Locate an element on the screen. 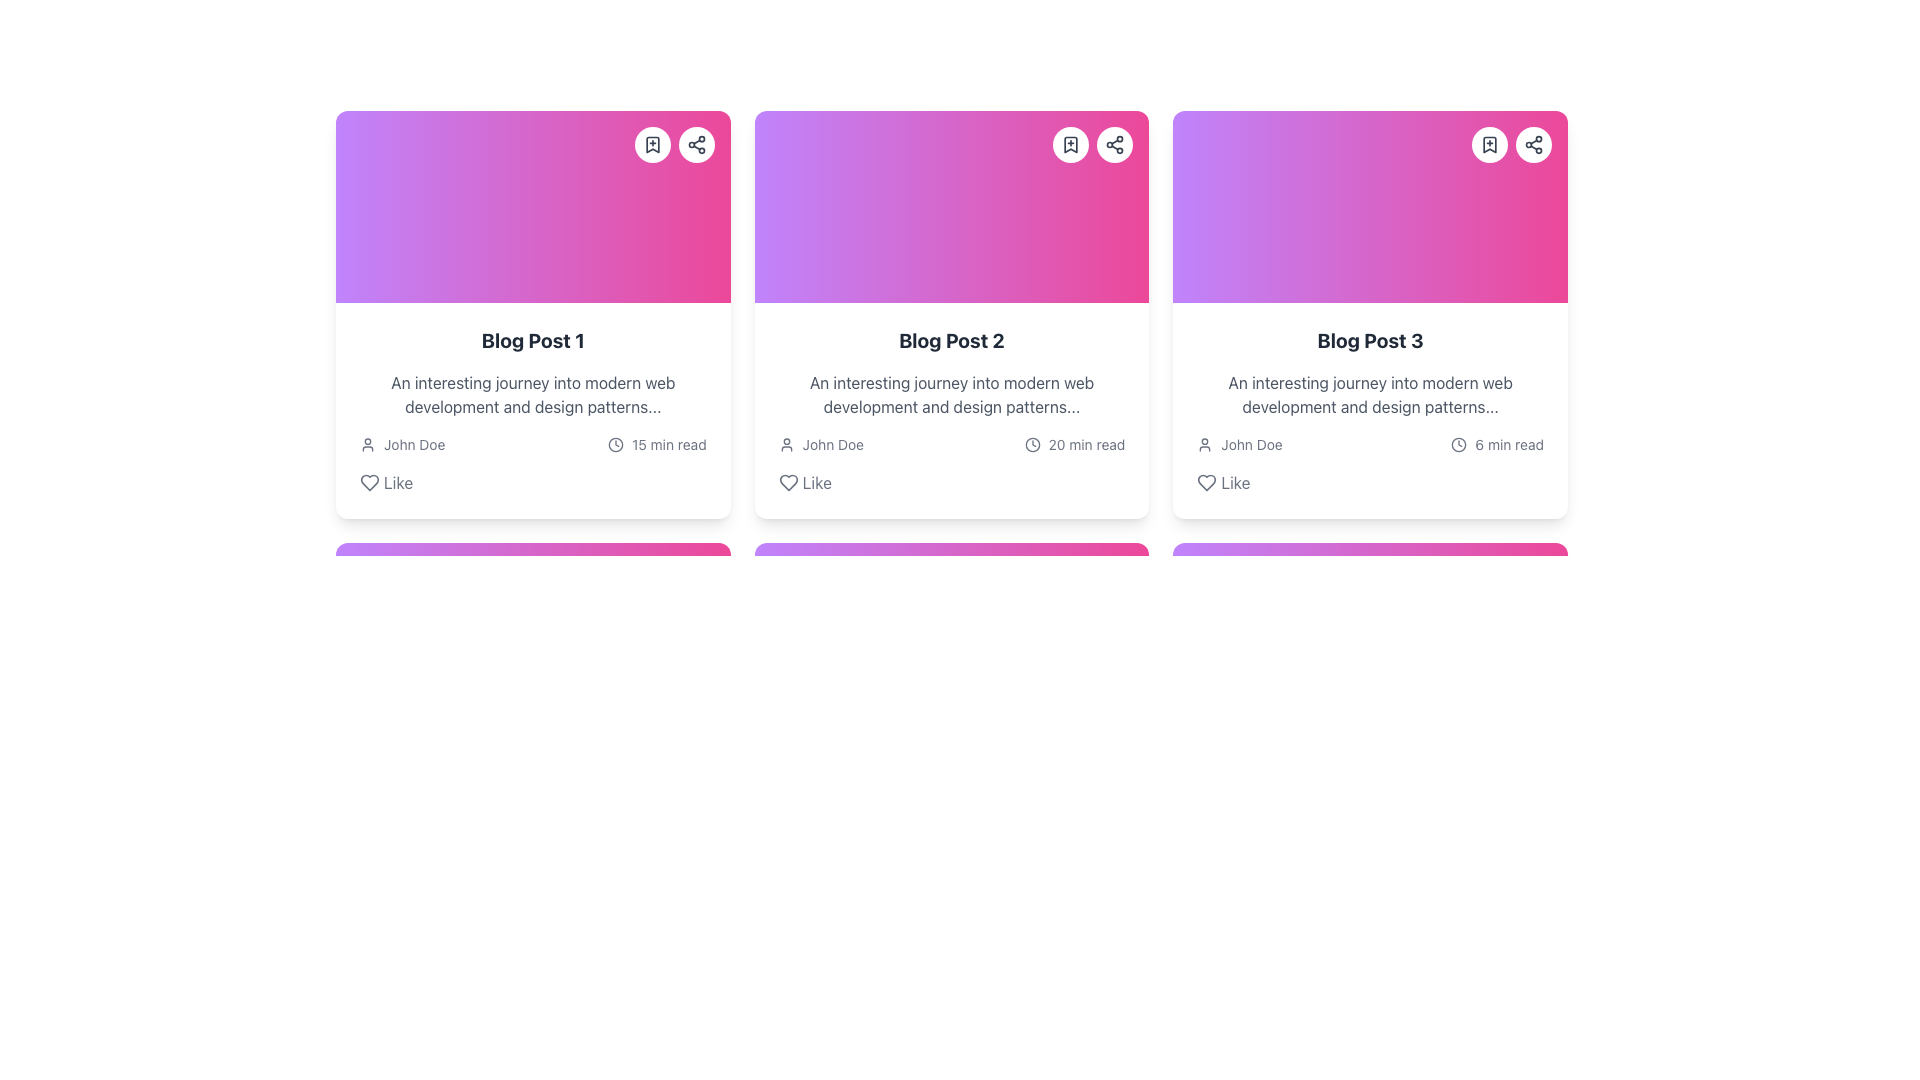 The width and height of the screenshot is (1920, 1080). text content of the identification label displaying the author's or user's name associated with the blog post, located to the right of the user profile icon is located at coordinates (833, 443).